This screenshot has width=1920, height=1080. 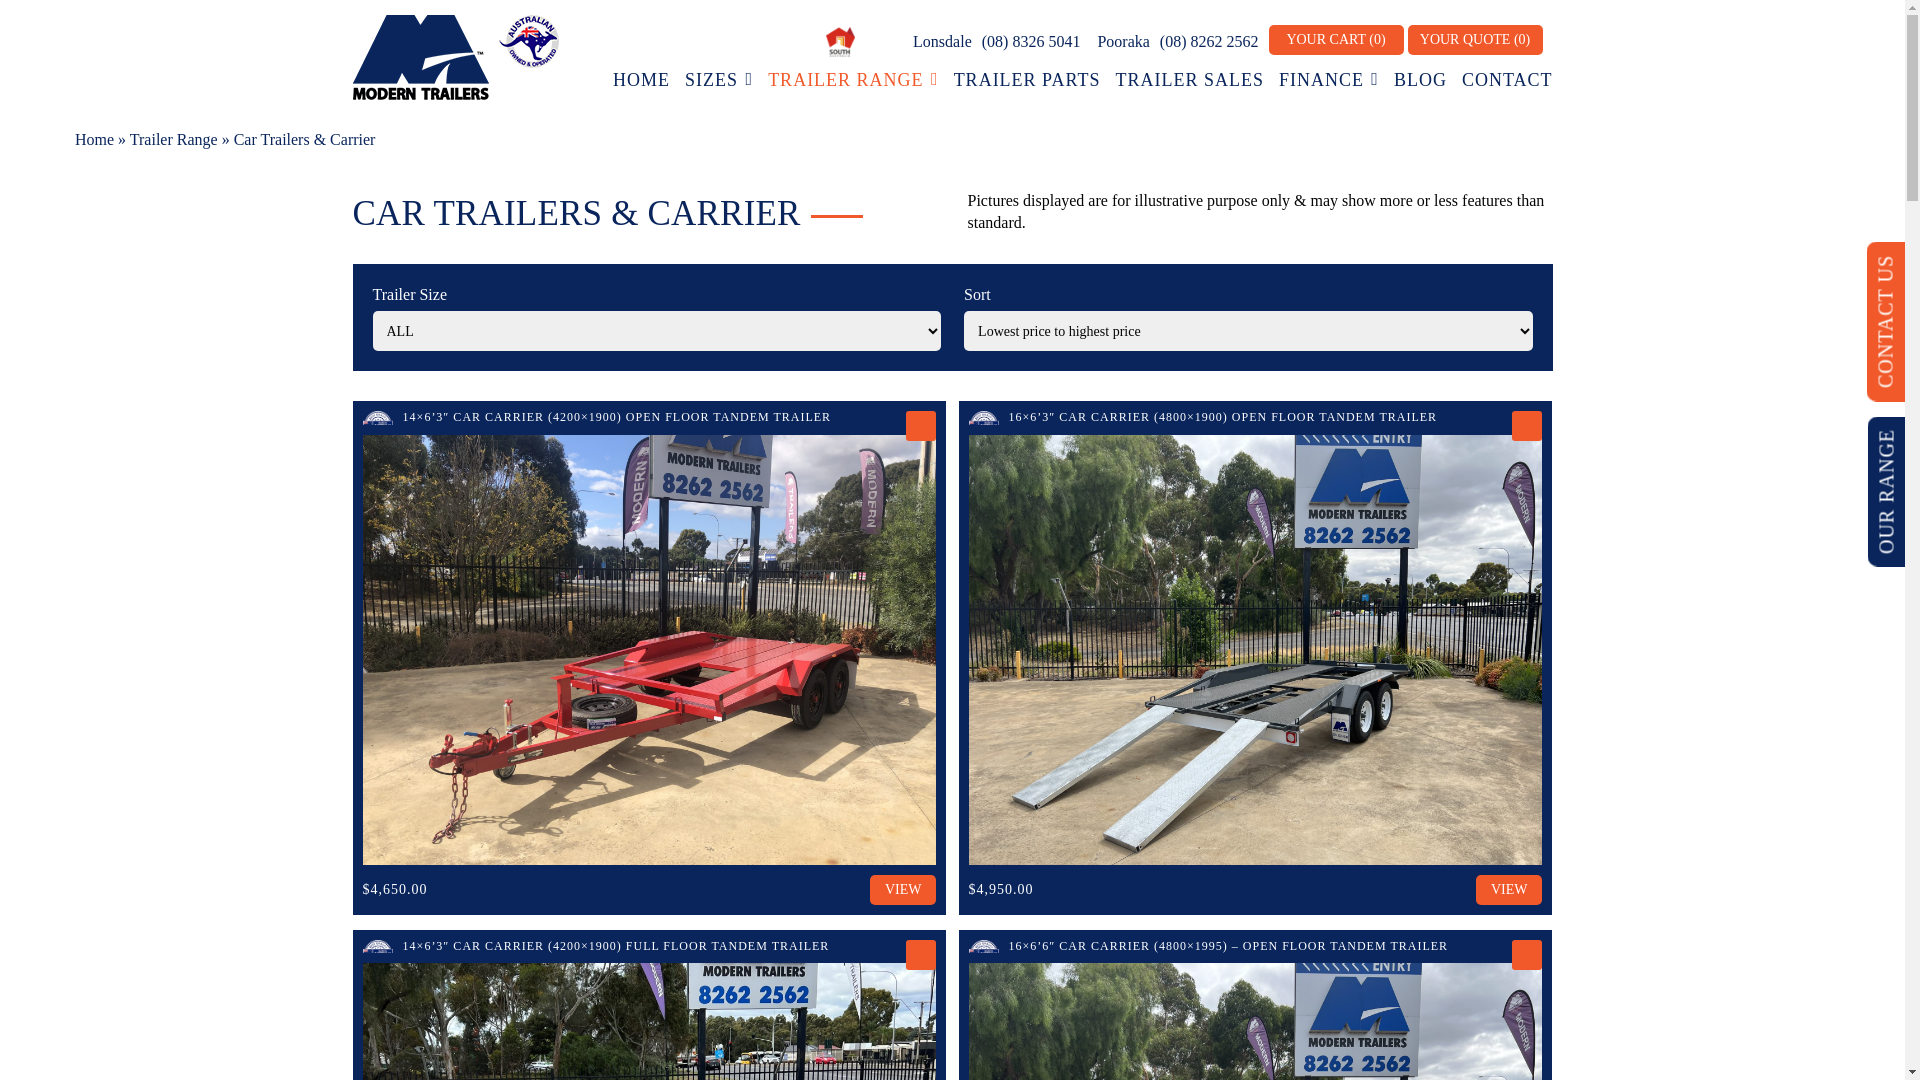 I want to click on 'YOUR CART (0)', so click(x=1335, y=39).